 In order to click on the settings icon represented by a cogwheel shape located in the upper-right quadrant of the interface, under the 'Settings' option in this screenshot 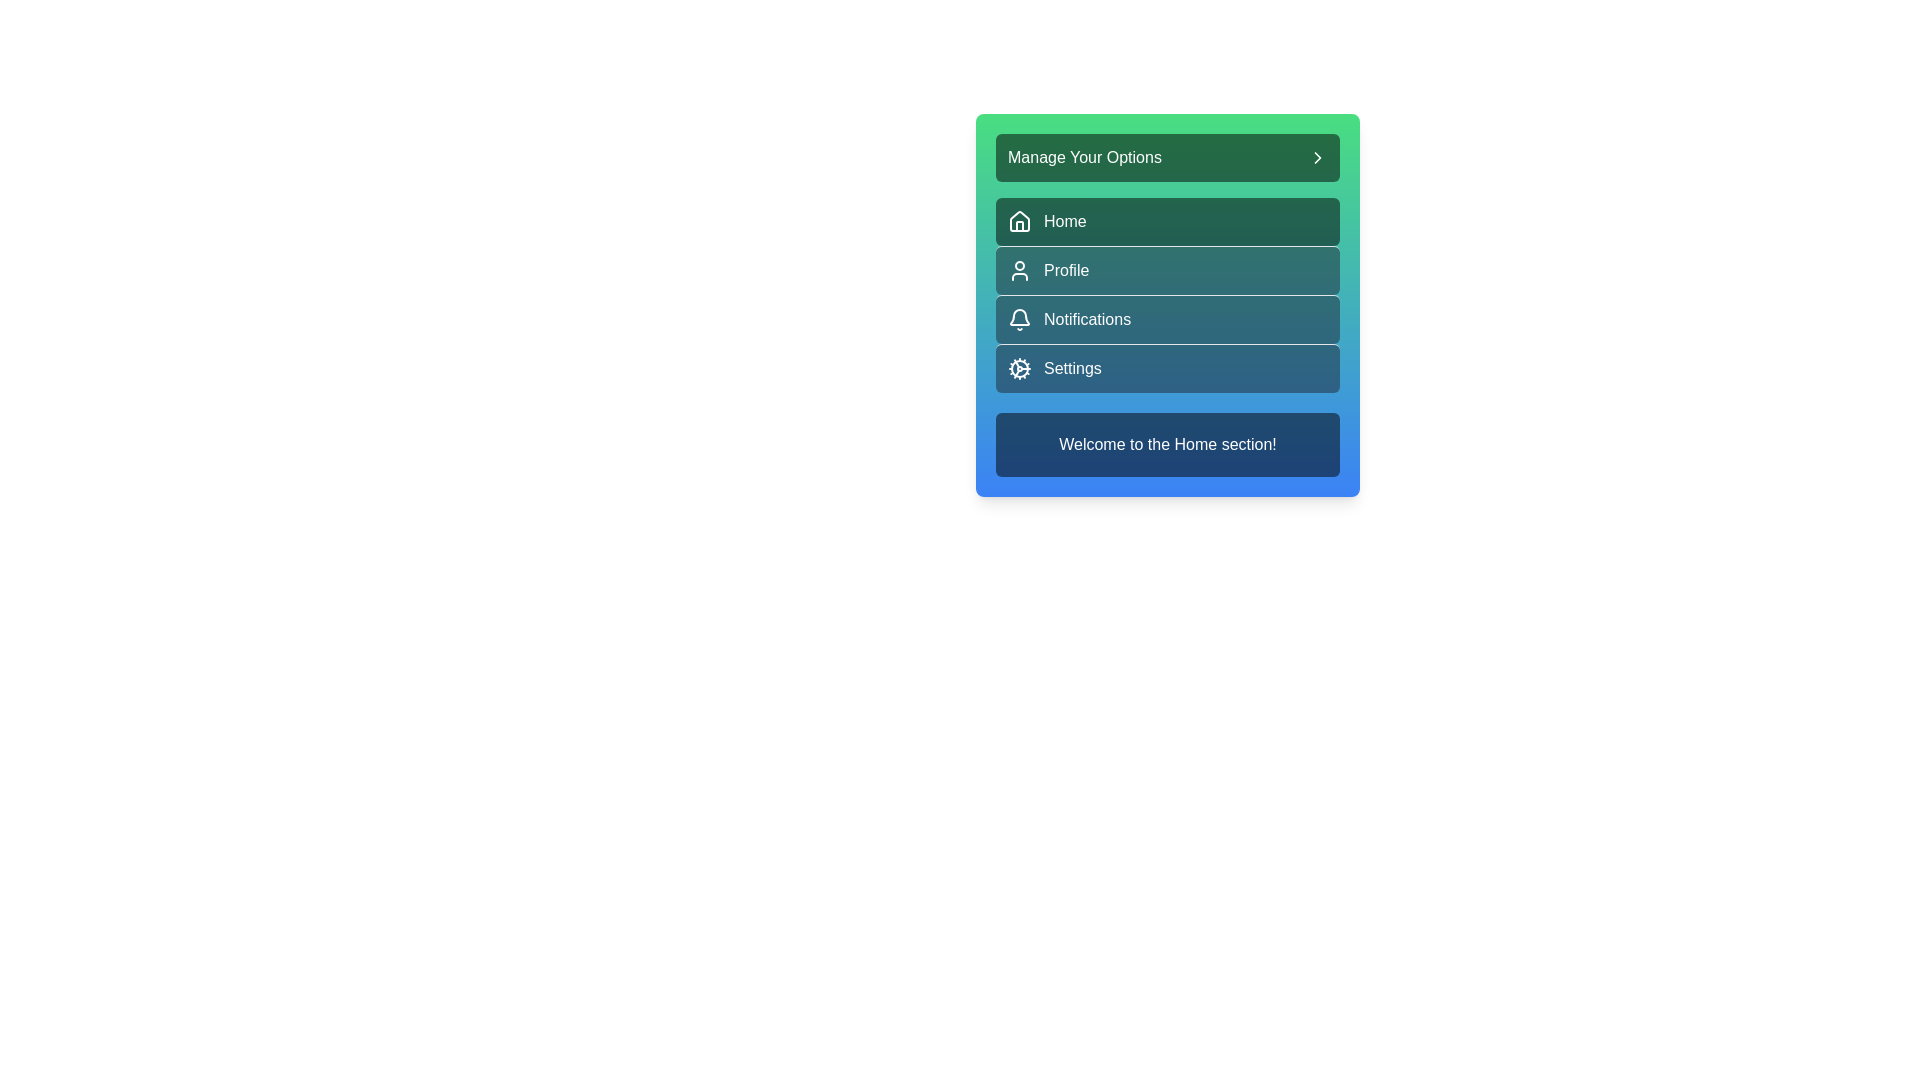, I will do `click(1019, 369)`.